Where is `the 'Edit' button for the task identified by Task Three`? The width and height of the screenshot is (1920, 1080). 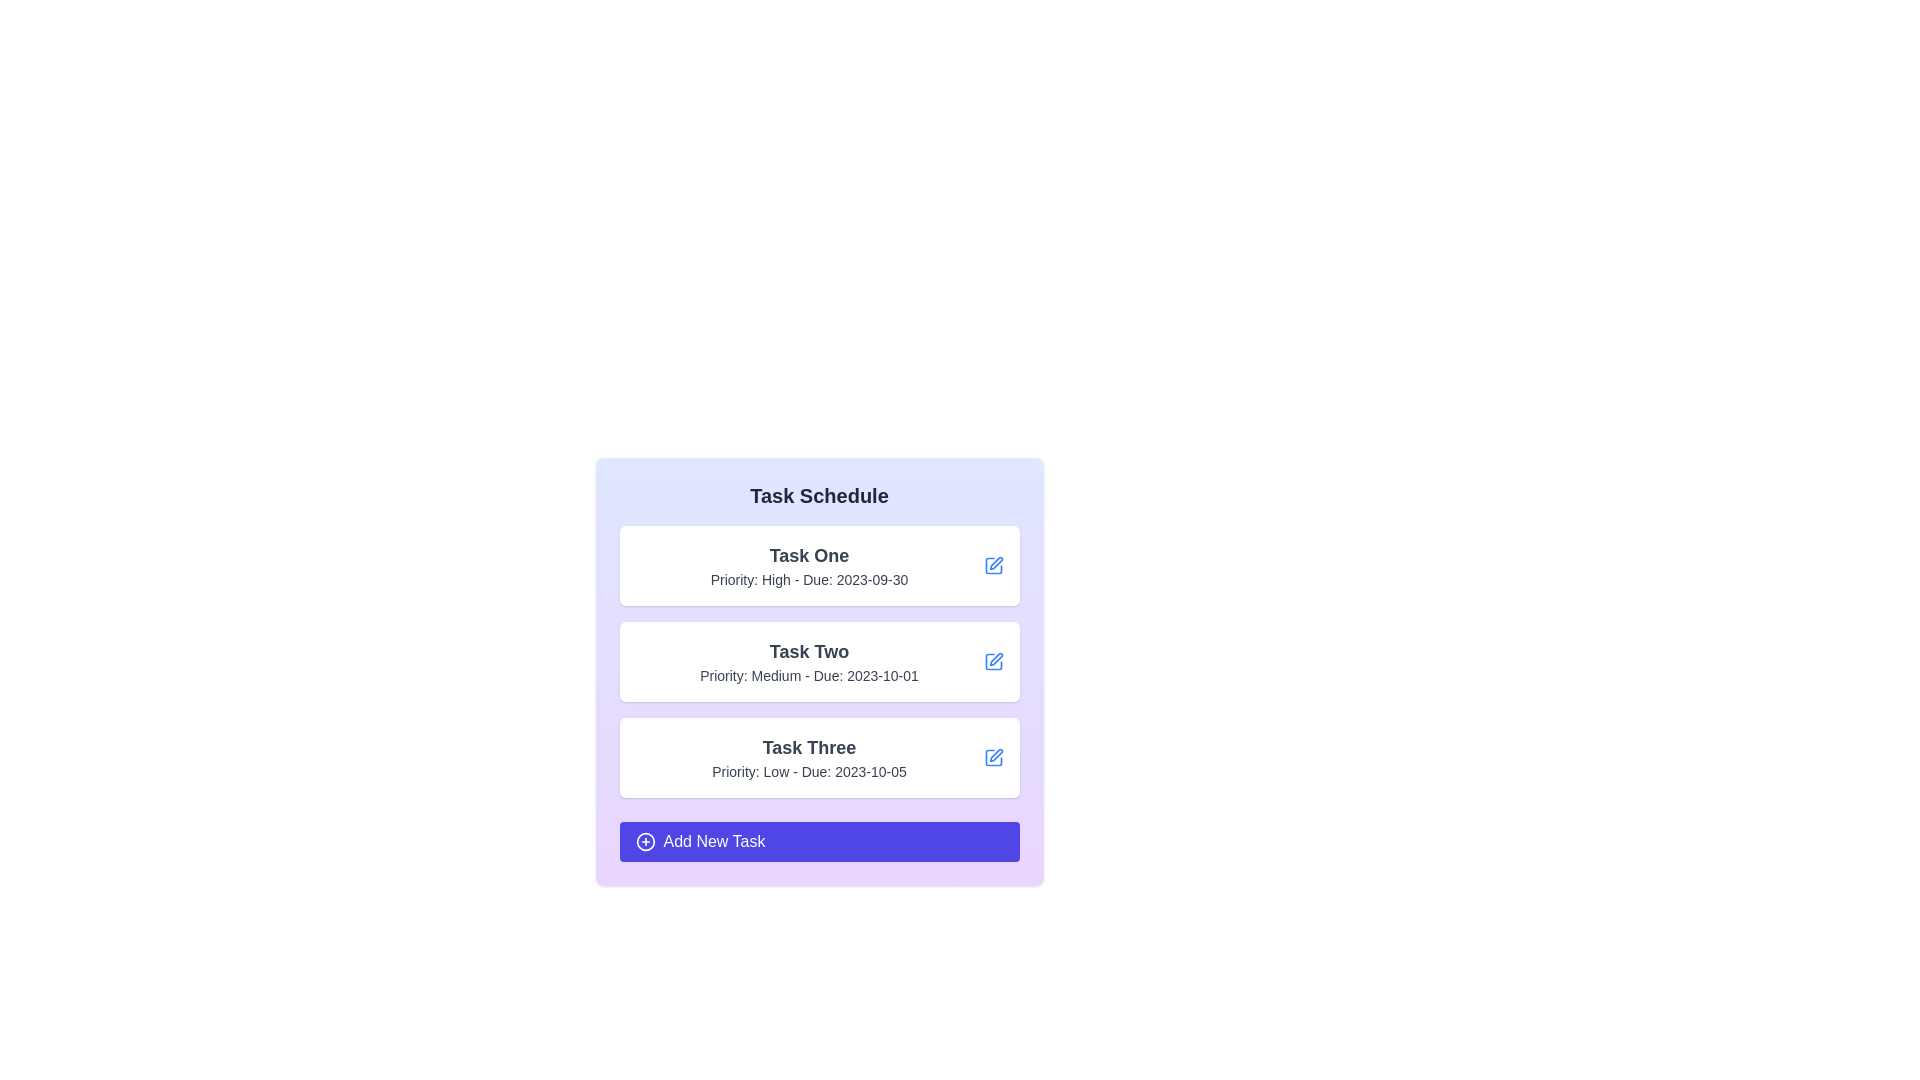 the 'Edit' button for the task identified by Task Three is located at coordinates (993, 758).